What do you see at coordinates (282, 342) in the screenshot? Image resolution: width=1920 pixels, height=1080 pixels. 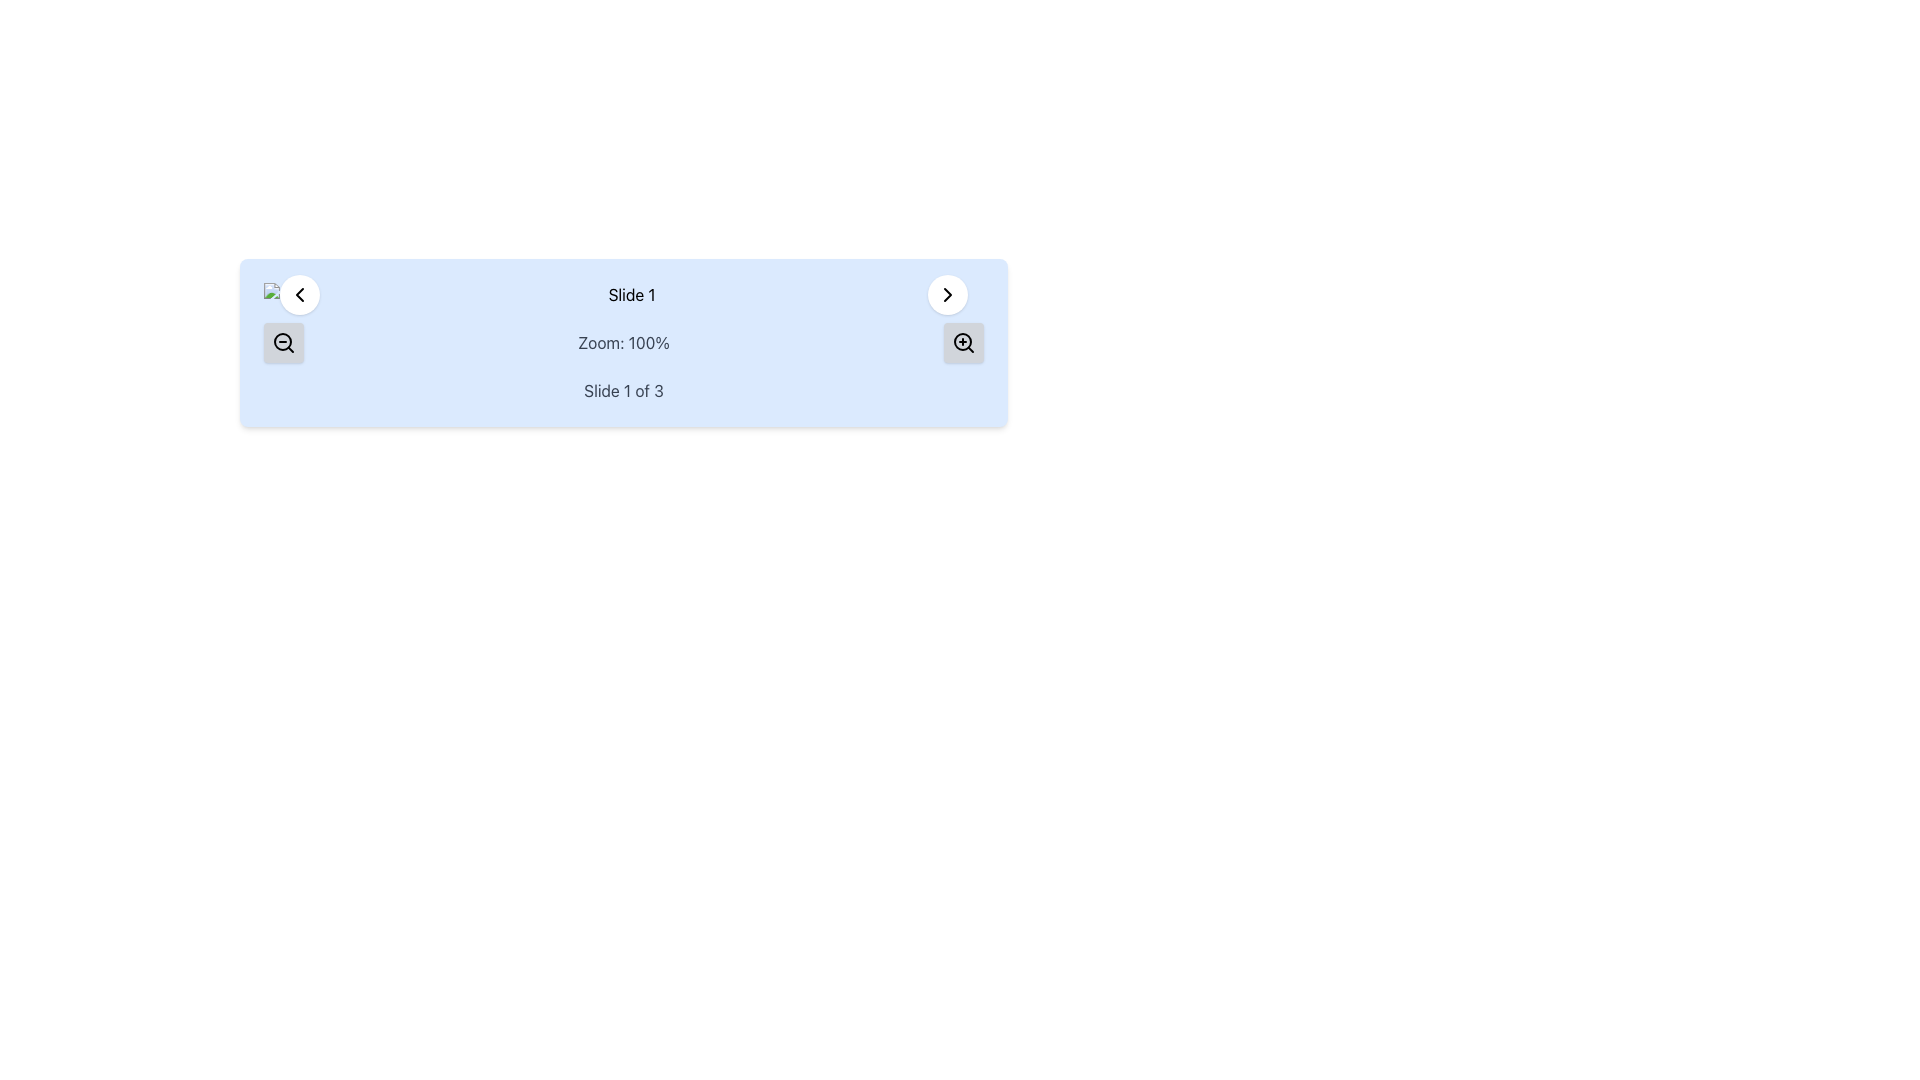 I see `the circular zoom-out button with a light gray background and magnifying glass icon located to the left of the text 'Zoom: 100%'` at bounding box center [282, 342].